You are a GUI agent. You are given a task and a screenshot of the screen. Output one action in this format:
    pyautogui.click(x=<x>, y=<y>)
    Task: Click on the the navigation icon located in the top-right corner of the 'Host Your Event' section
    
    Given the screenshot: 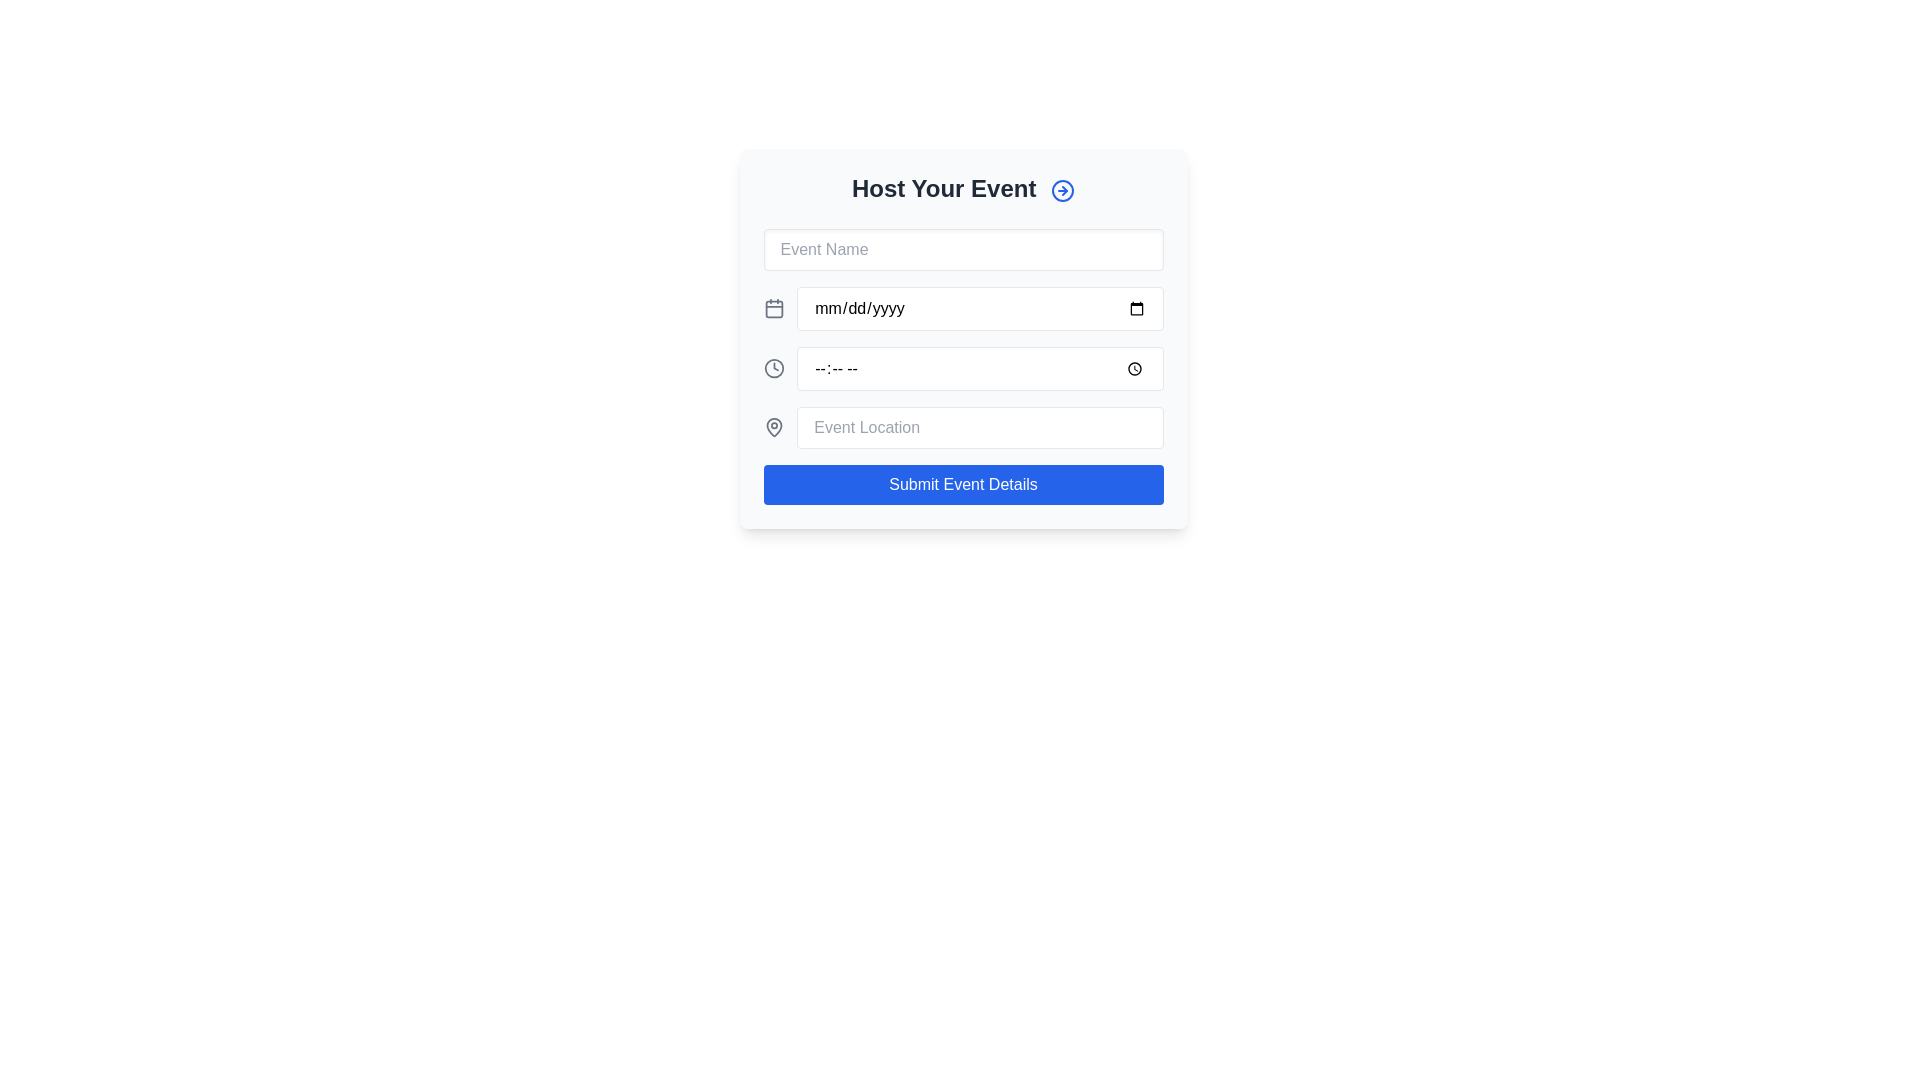 What is the action you would take?
    pyautogui.click(x=1062, y=190)
    